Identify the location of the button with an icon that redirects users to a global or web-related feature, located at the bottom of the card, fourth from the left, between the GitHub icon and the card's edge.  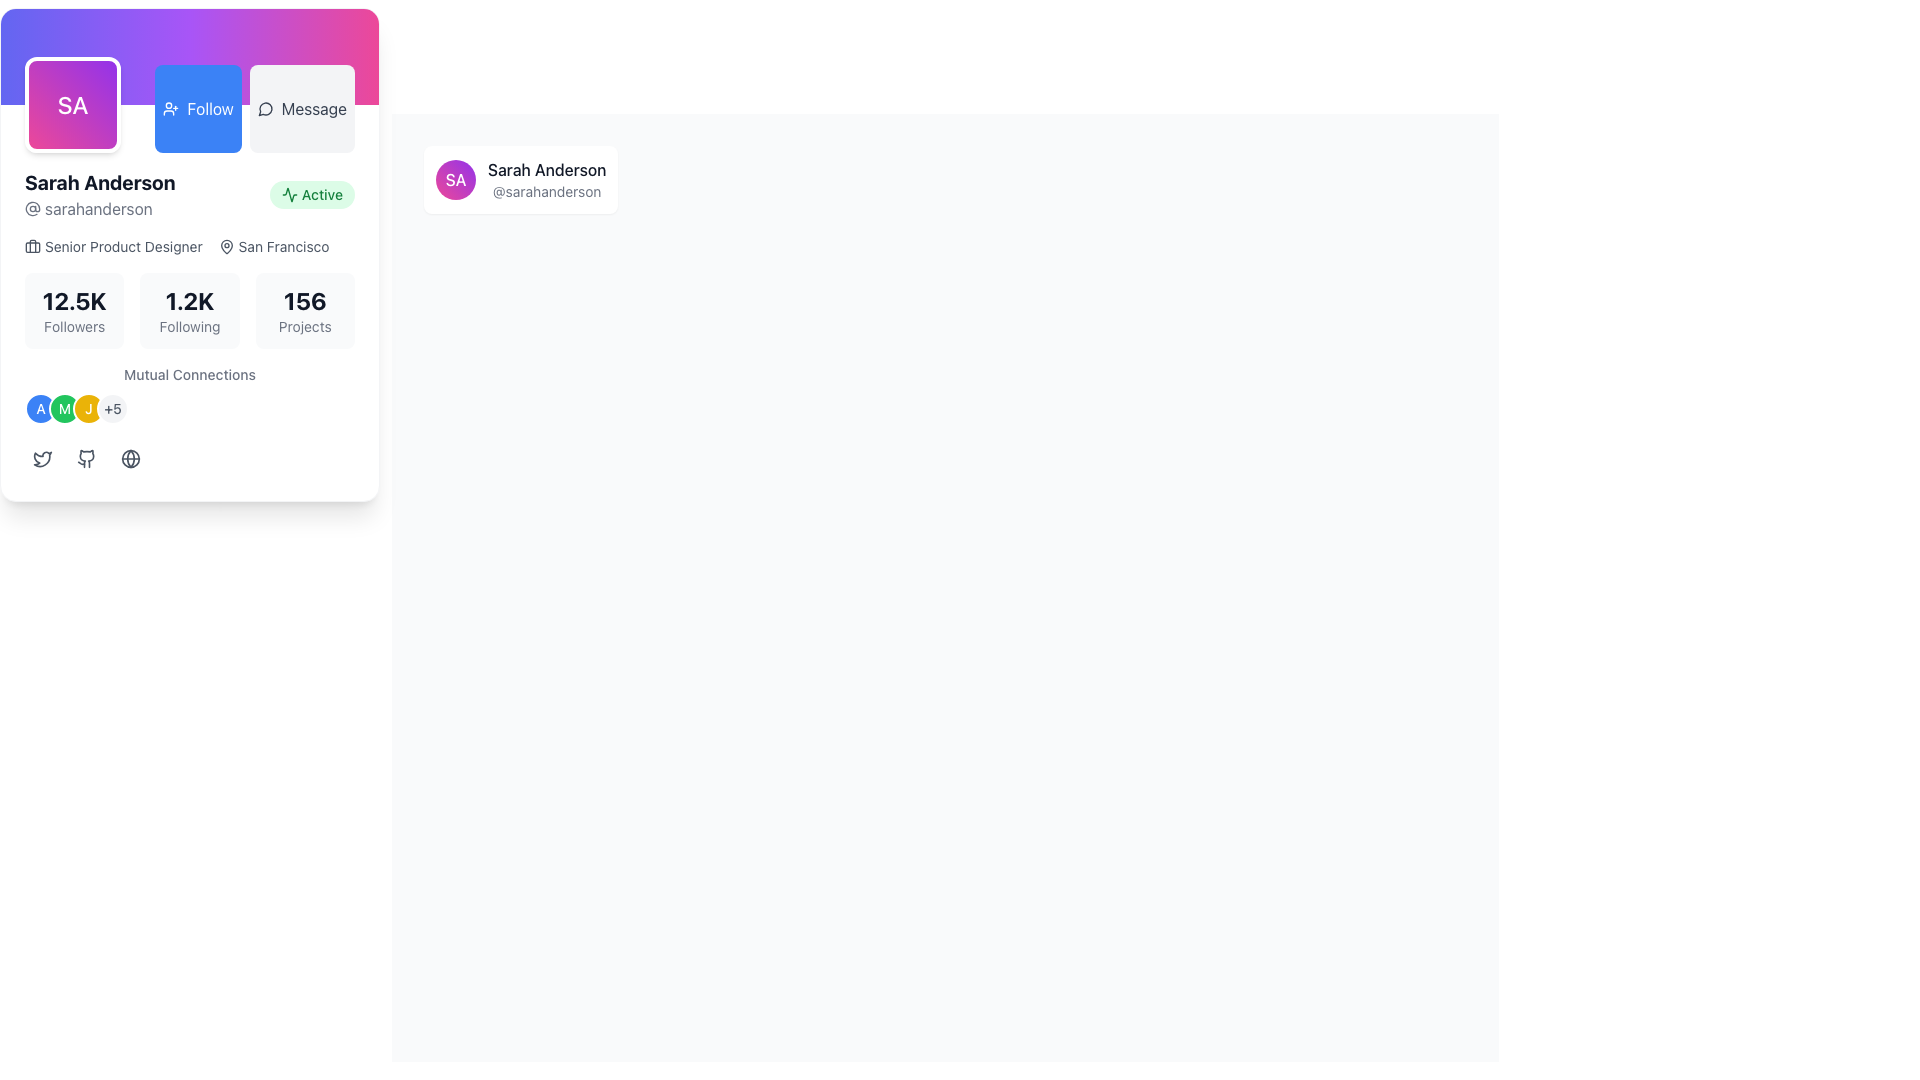
(129, 459).